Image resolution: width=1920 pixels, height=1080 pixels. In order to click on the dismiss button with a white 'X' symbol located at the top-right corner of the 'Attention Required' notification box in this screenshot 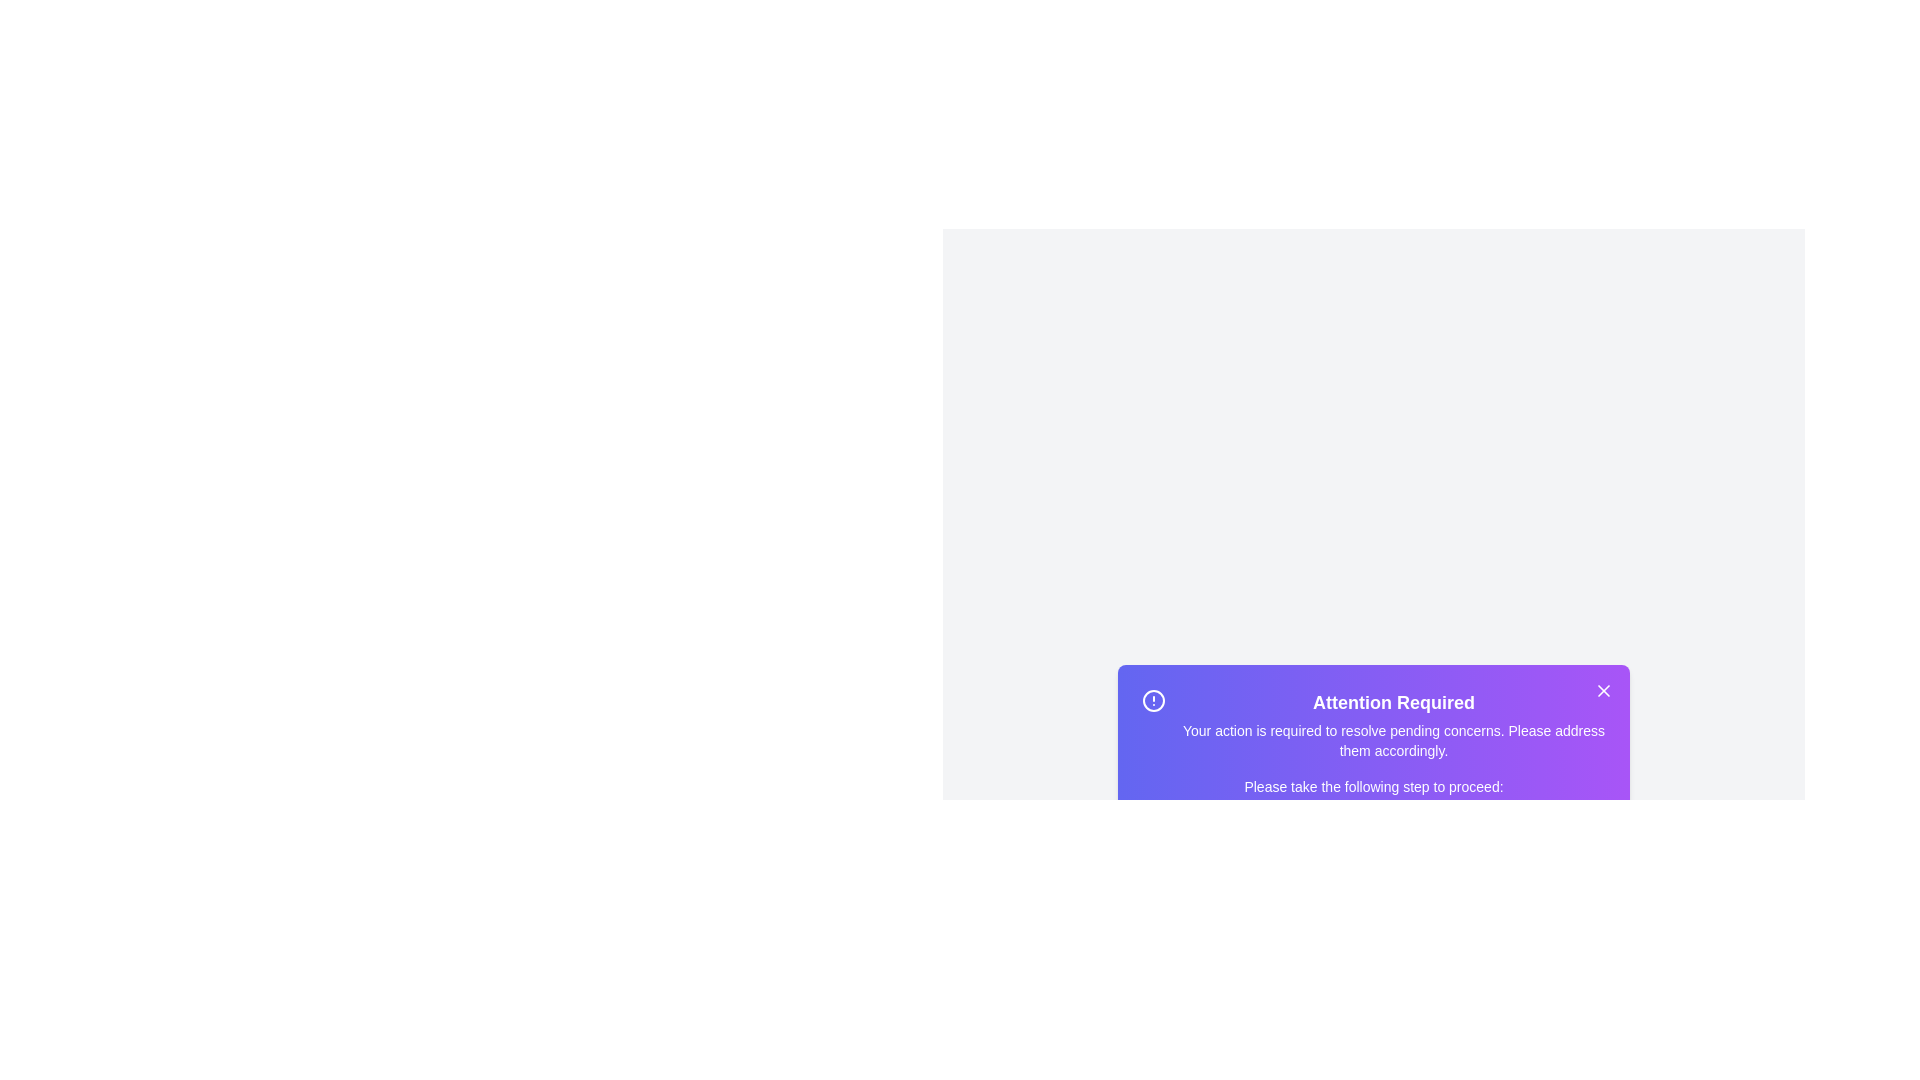, I will do `click(1603, 689)`.